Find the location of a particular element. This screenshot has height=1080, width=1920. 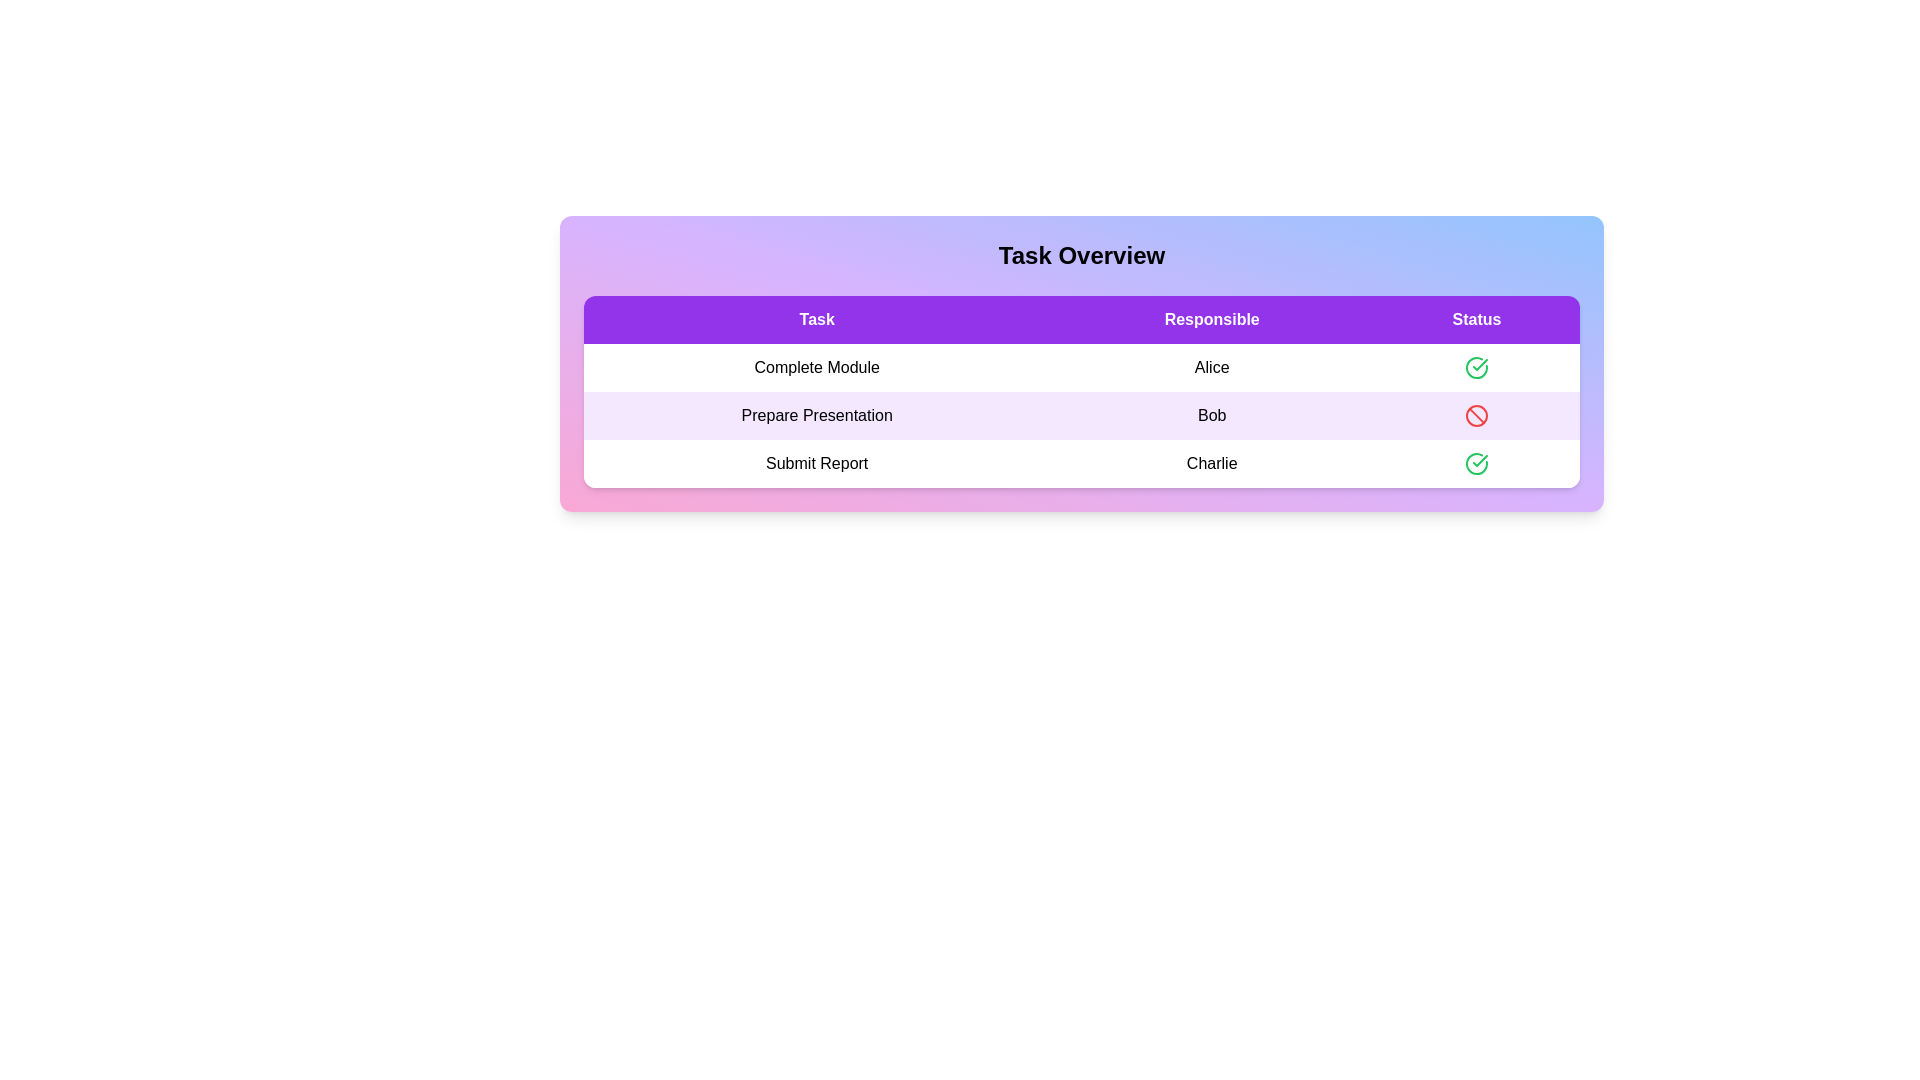

the 'Status' text label located at the top-right of the tabular area with a purple background and white text is located at coordinates (1477, 319).